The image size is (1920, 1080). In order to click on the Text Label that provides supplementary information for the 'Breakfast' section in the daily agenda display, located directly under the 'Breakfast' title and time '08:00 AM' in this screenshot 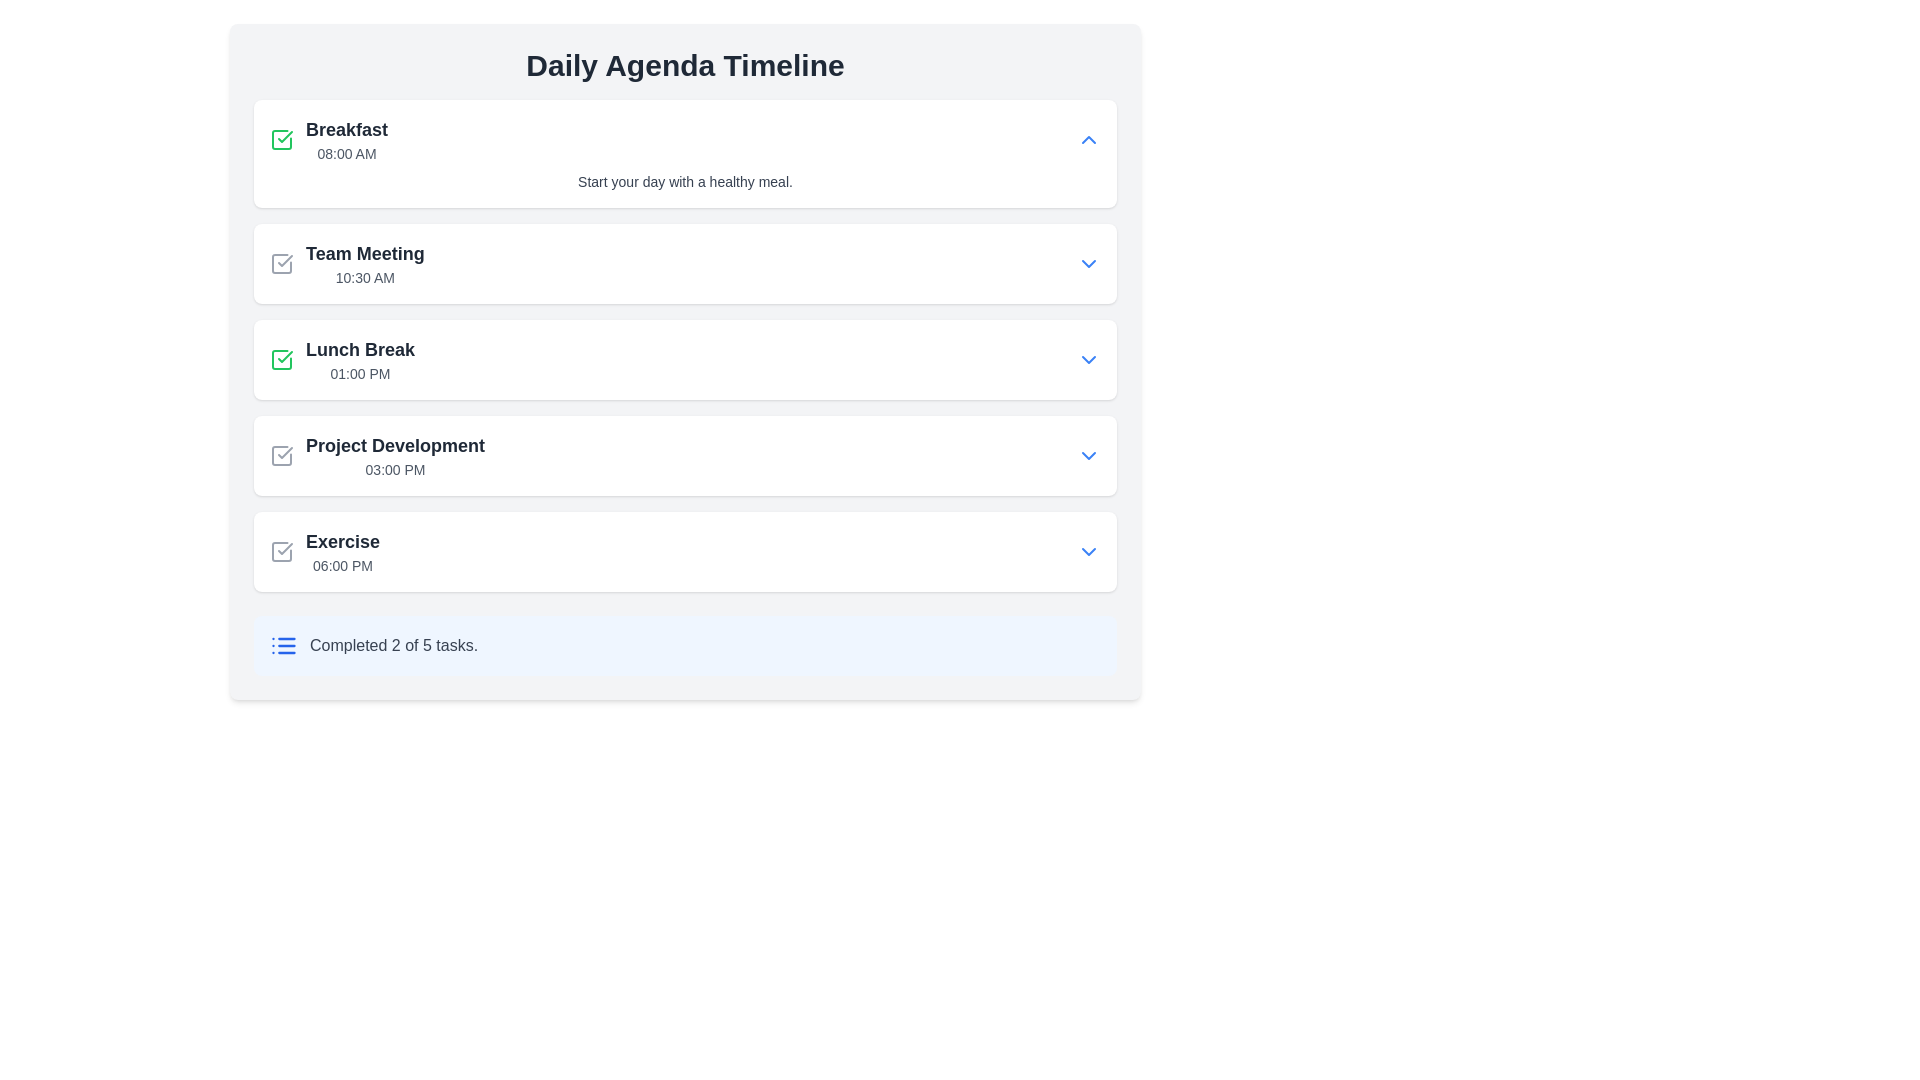, I will do `click(685, 181)`.